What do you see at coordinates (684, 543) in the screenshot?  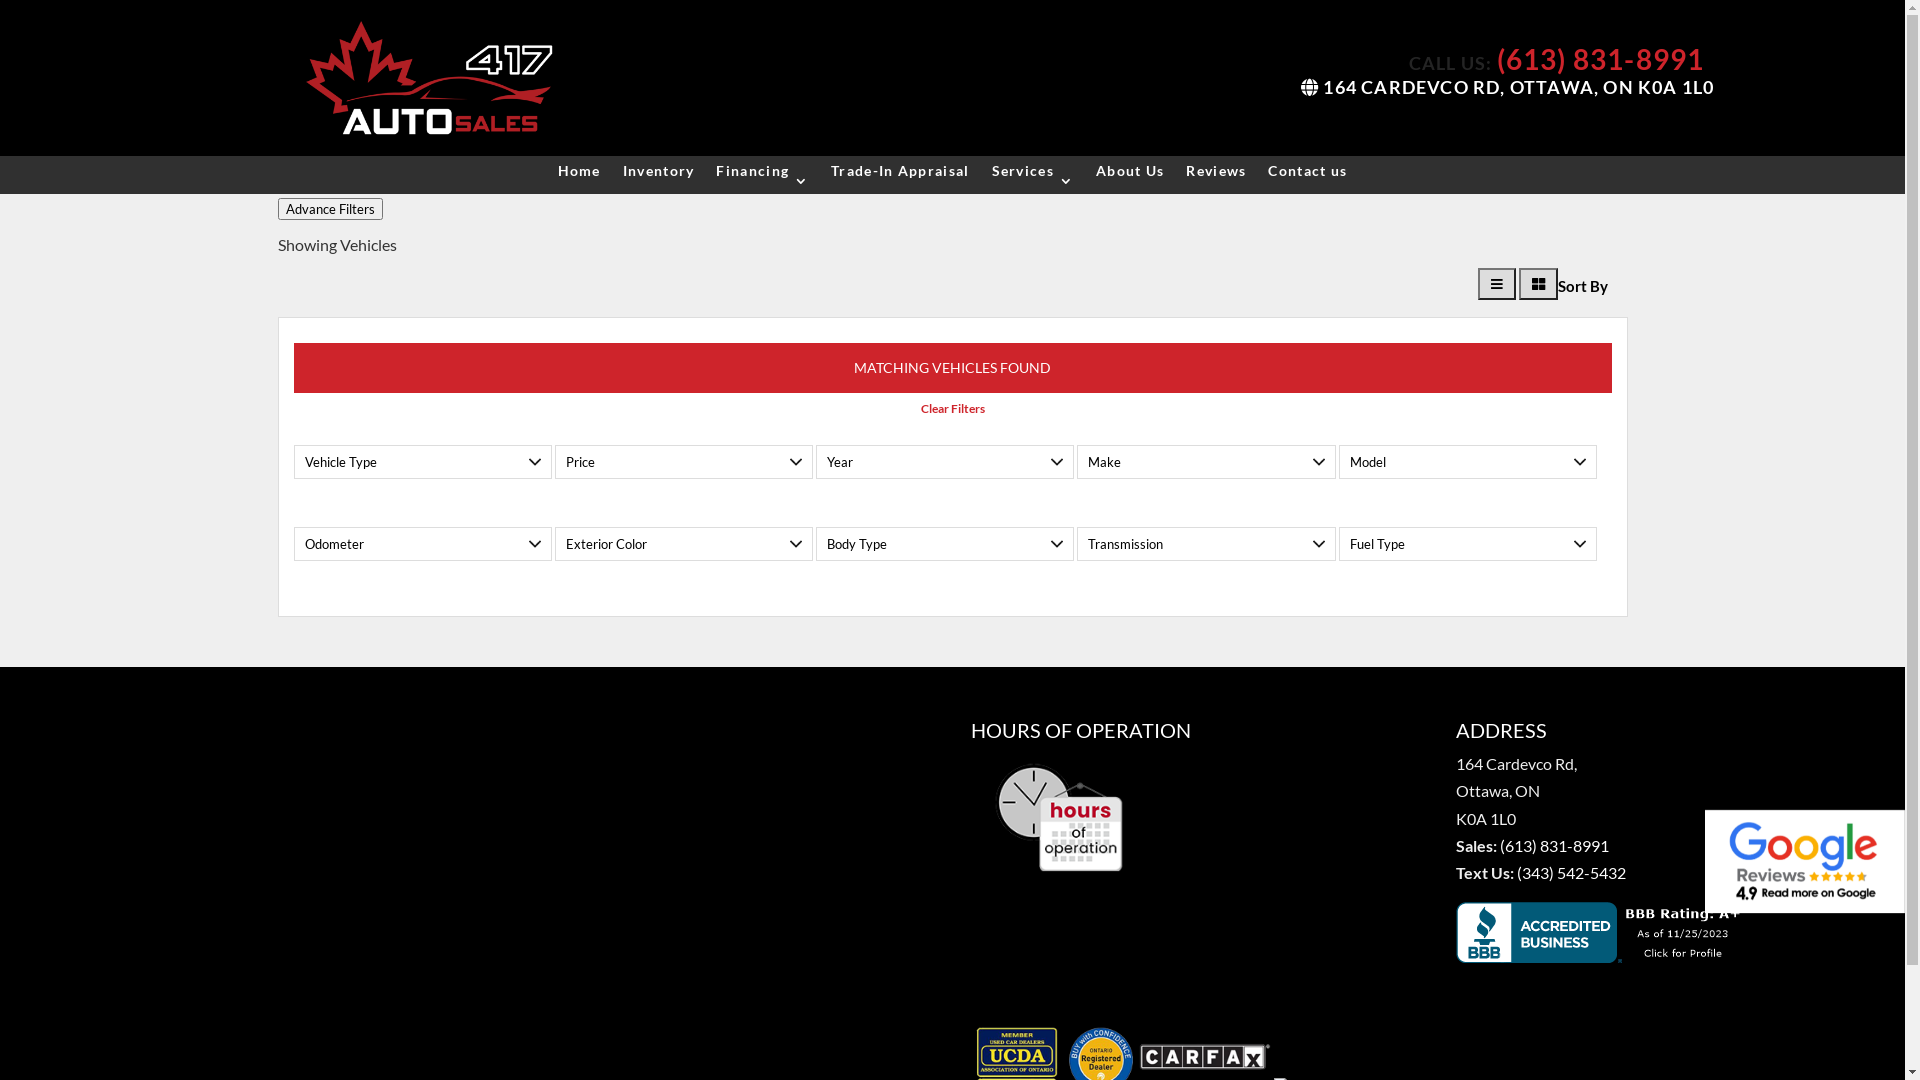 I see `'Exterior Color'` at bounding box center [684, 543].